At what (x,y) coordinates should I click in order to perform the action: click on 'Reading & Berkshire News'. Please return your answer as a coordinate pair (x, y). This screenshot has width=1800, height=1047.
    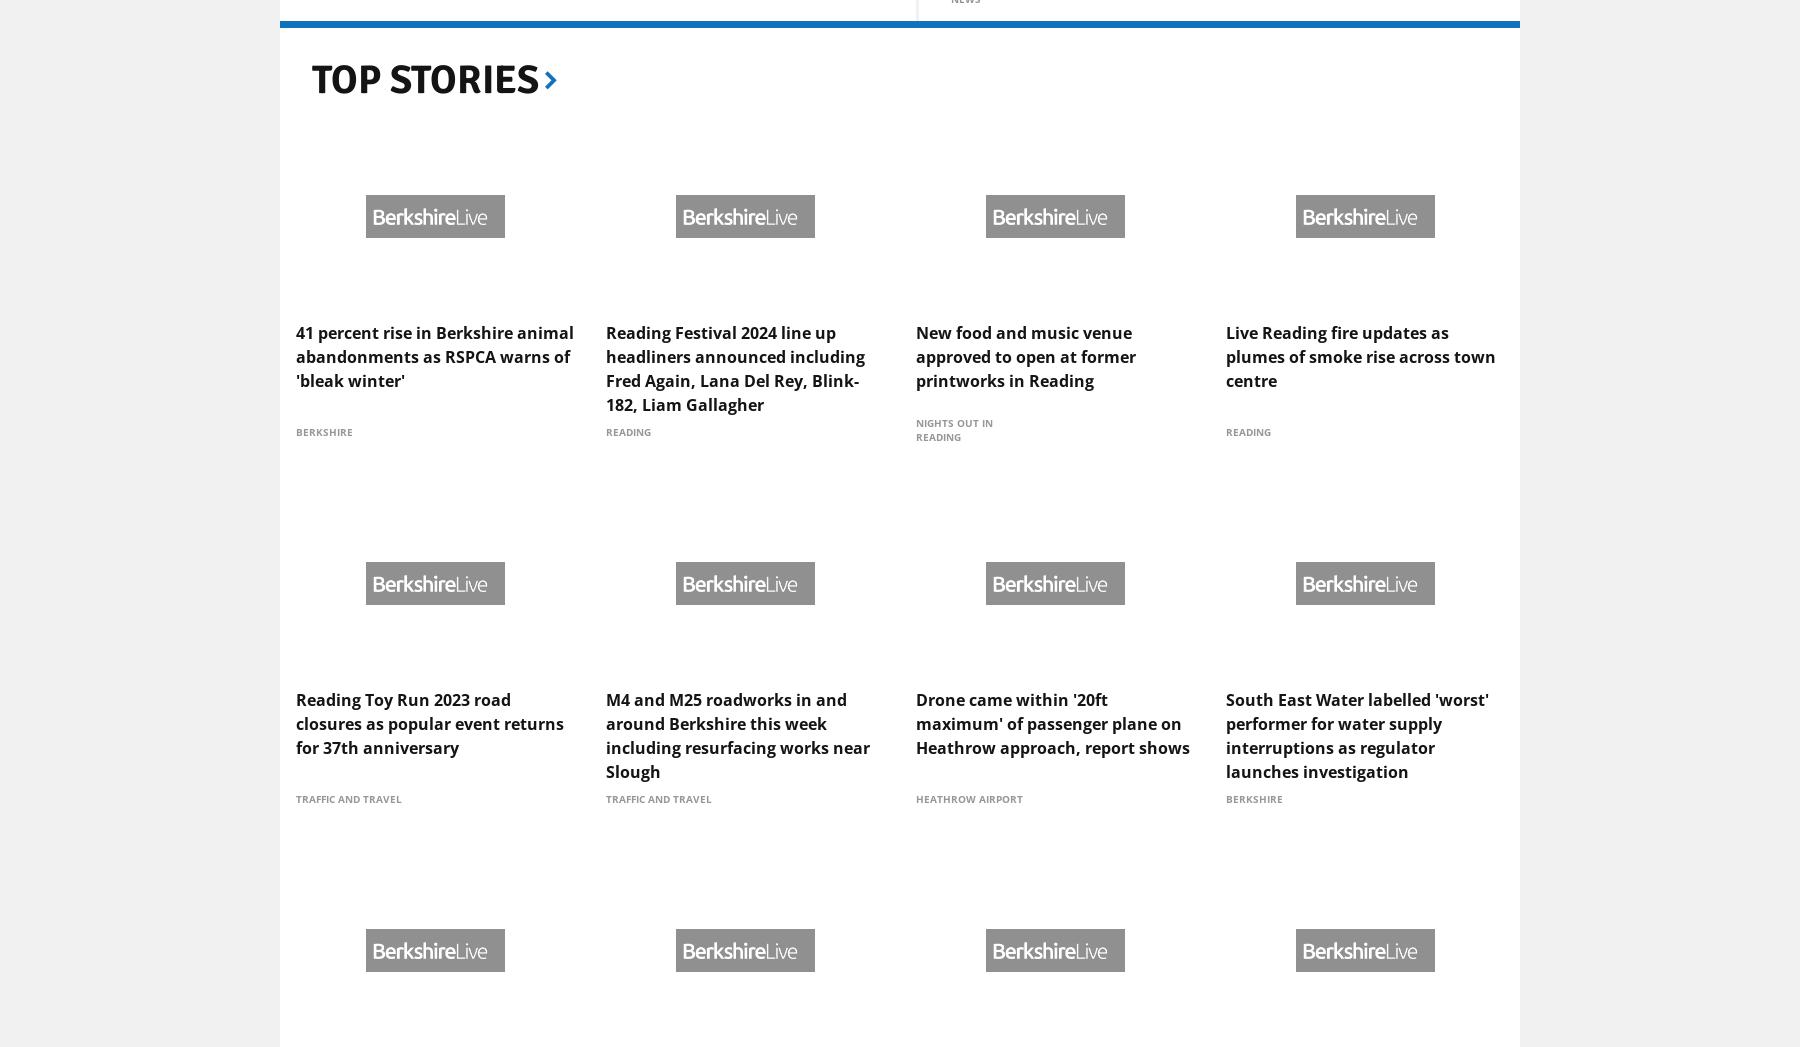
    Looking at the image, I should click on (978, 142).